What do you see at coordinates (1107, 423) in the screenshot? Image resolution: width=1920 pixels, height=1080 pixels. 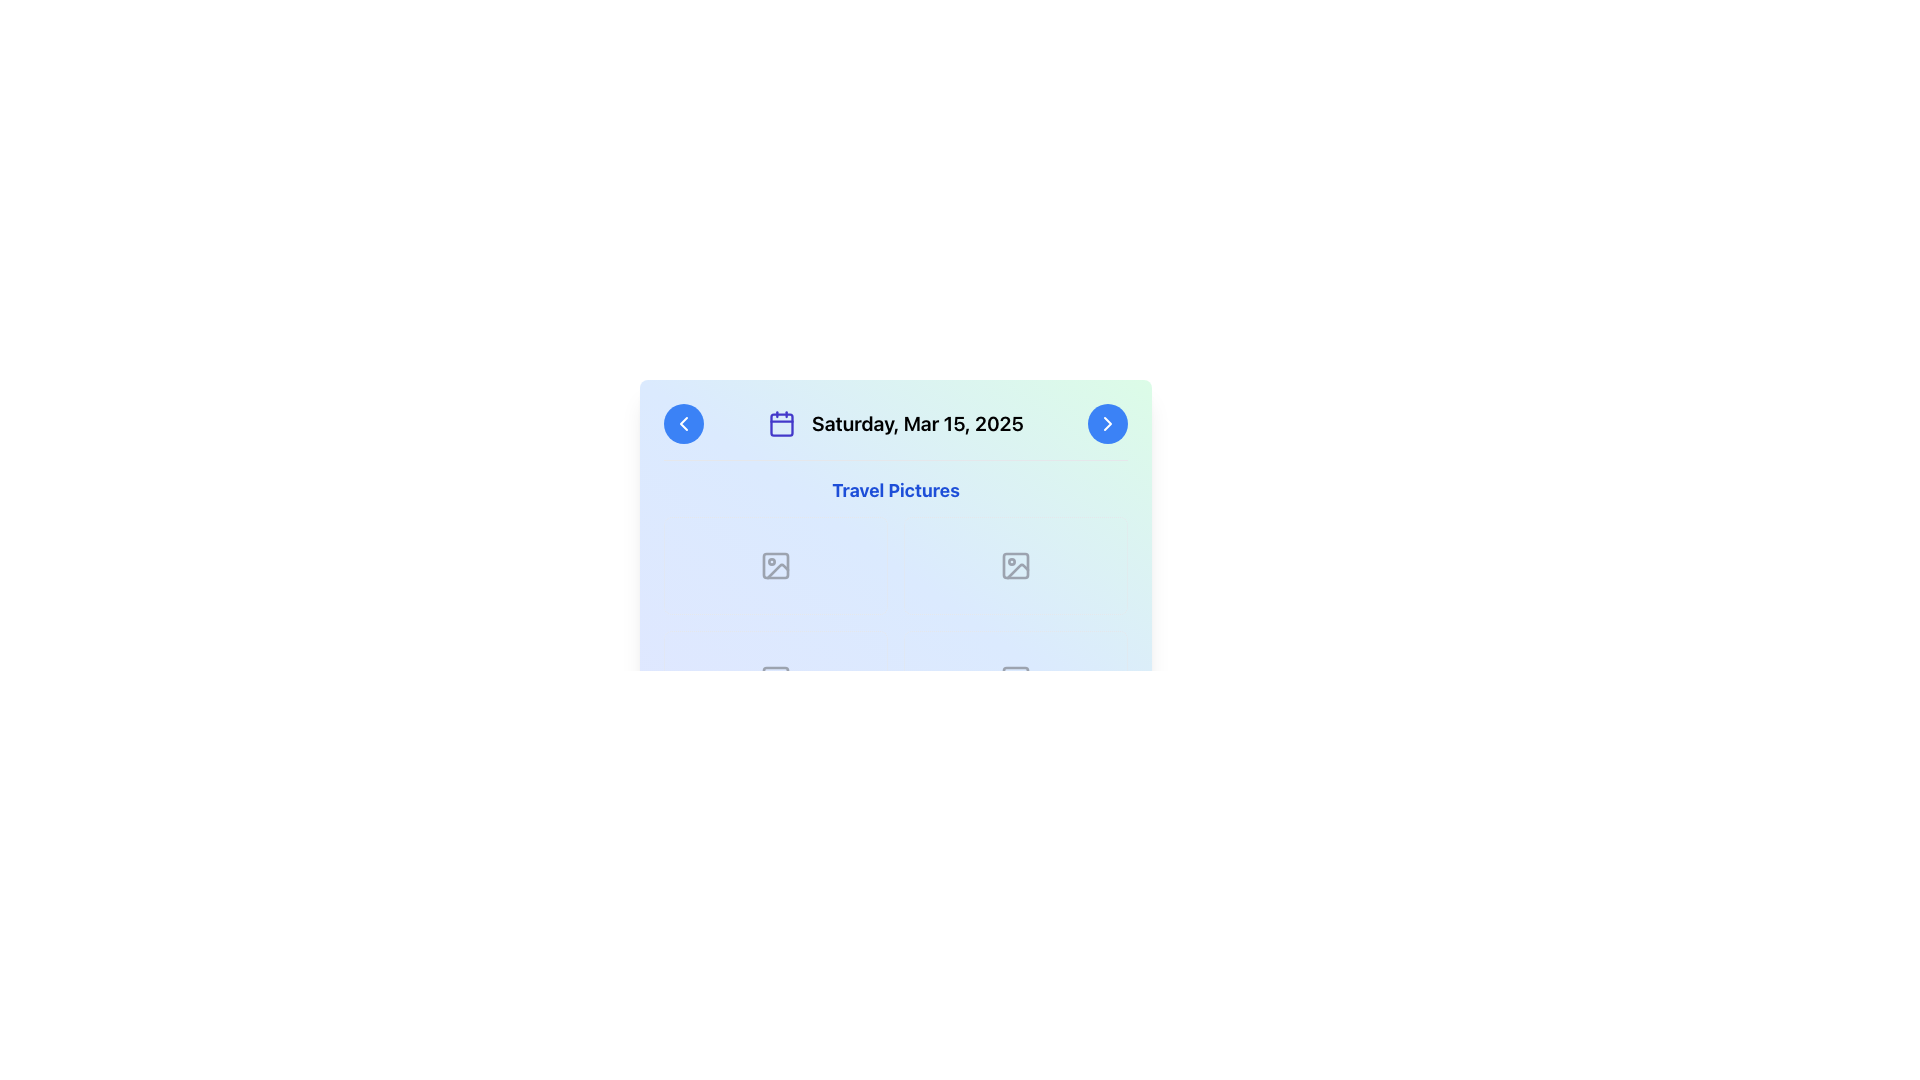 I see `the rightward-pointing chevron icon located in the top-right corner of the interface` at bounding box center [1107, 423].